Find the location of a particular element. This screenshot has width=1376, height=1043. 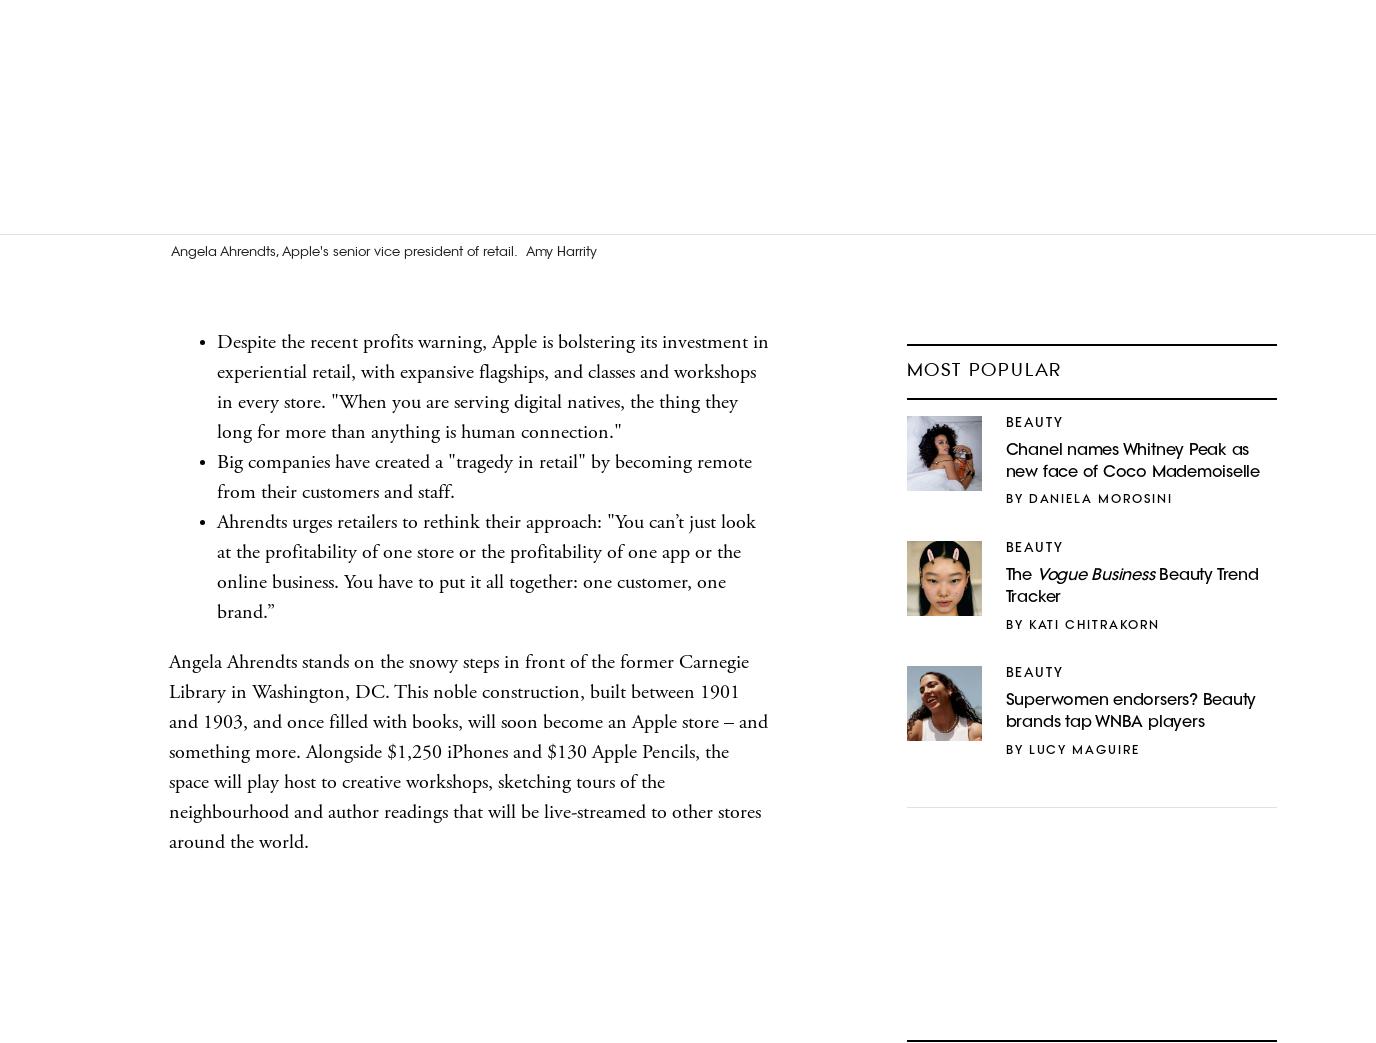

'Vogue Business' is located at coordinates (1094, 575).